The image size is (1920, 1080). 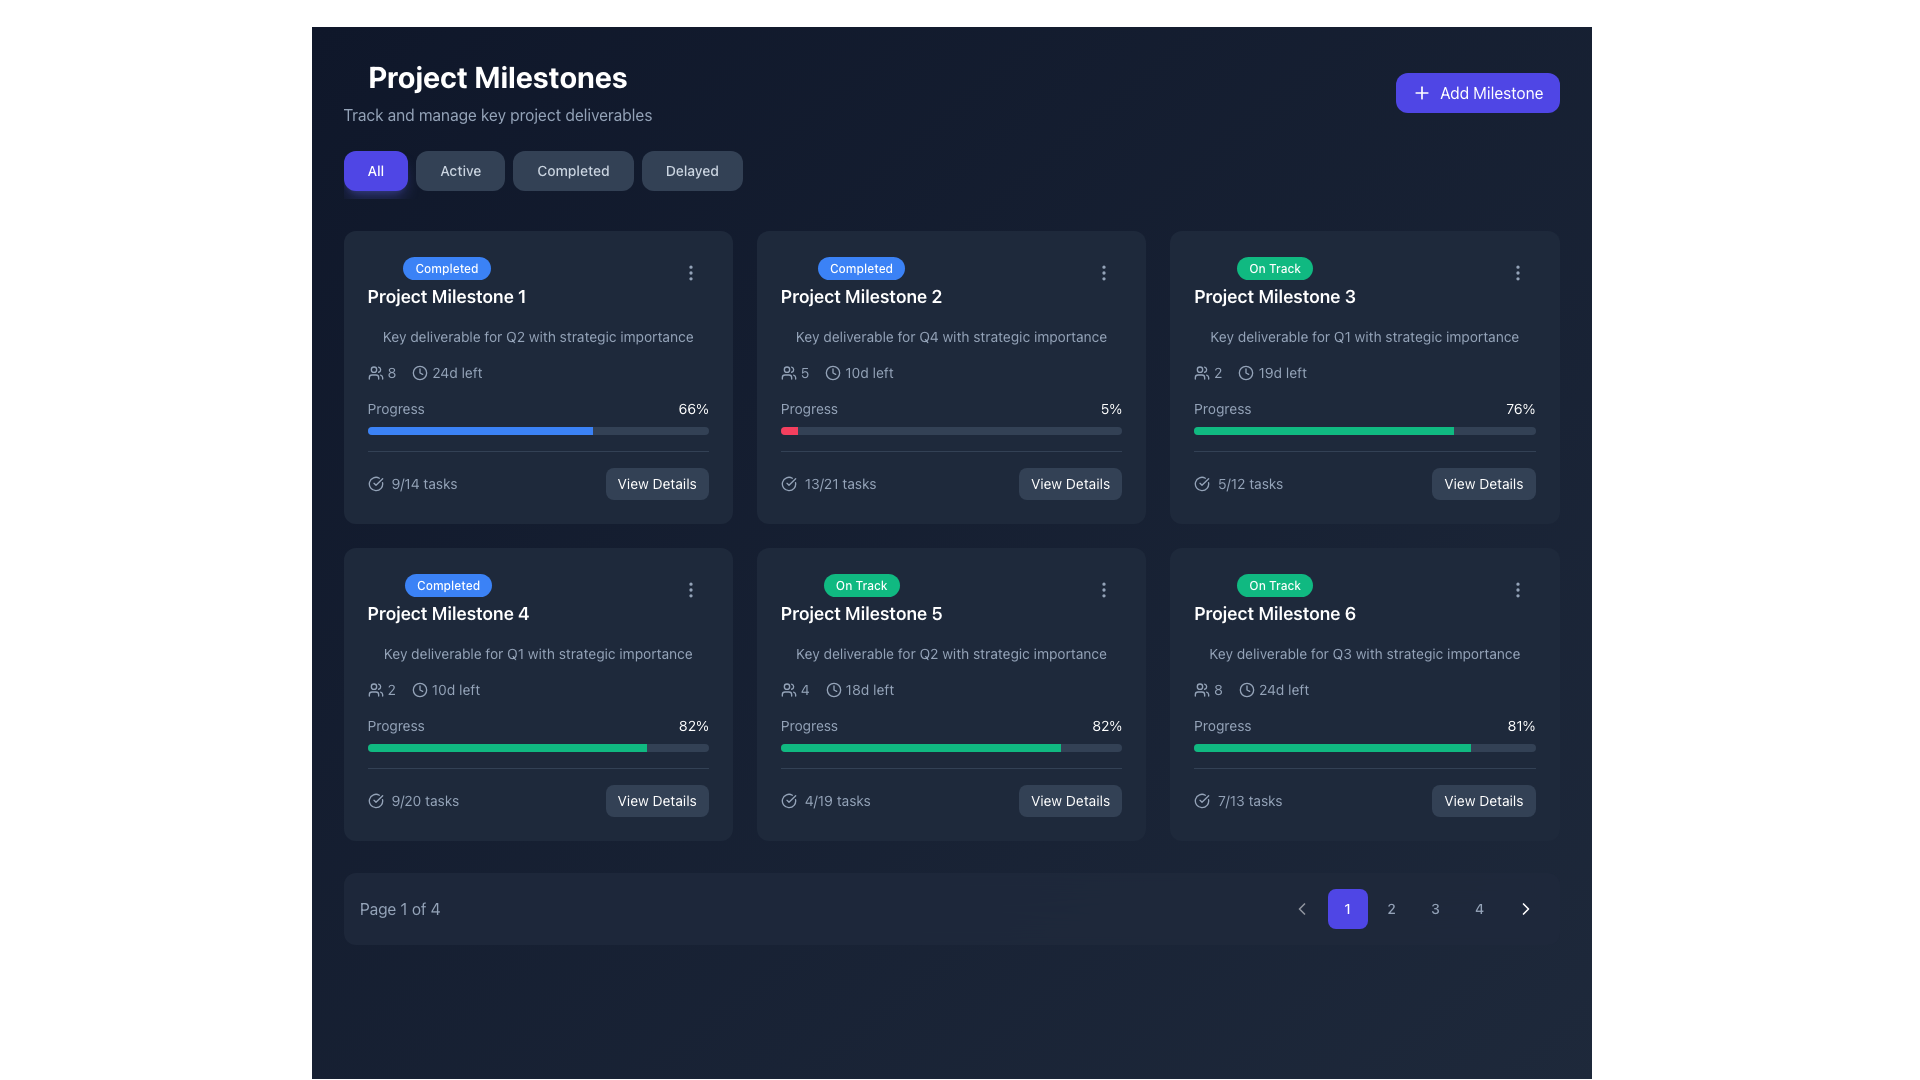 I want to click on the clock icon located next to the text '10d left' in the card labeled 'Project Milestone 2', so click(x=833, y=373).